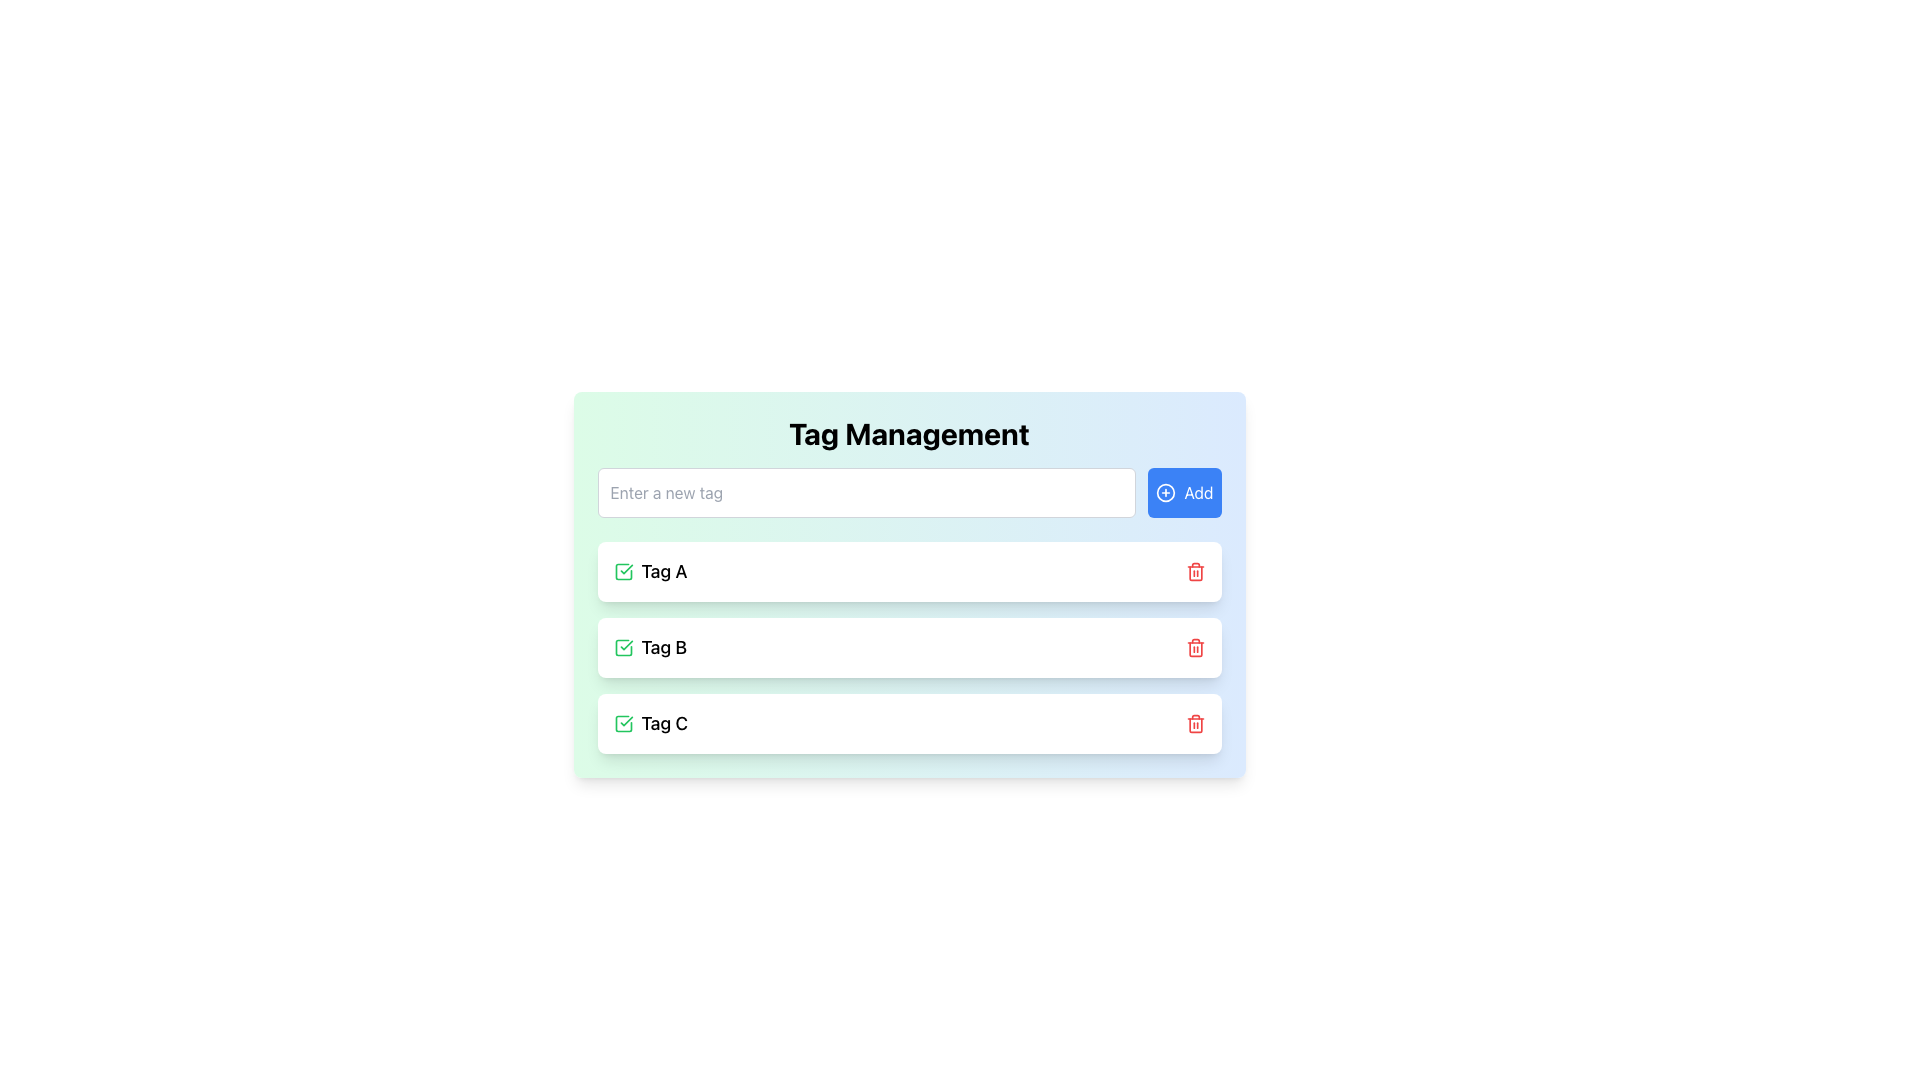  What do you see at coordinates (1185, 493) in the screenshot?
I see `the 'Add Tag' button located to the right of the 'Enter a new tag' input field under the 'Tag Management' heading` at bounding box center [1185, 493].